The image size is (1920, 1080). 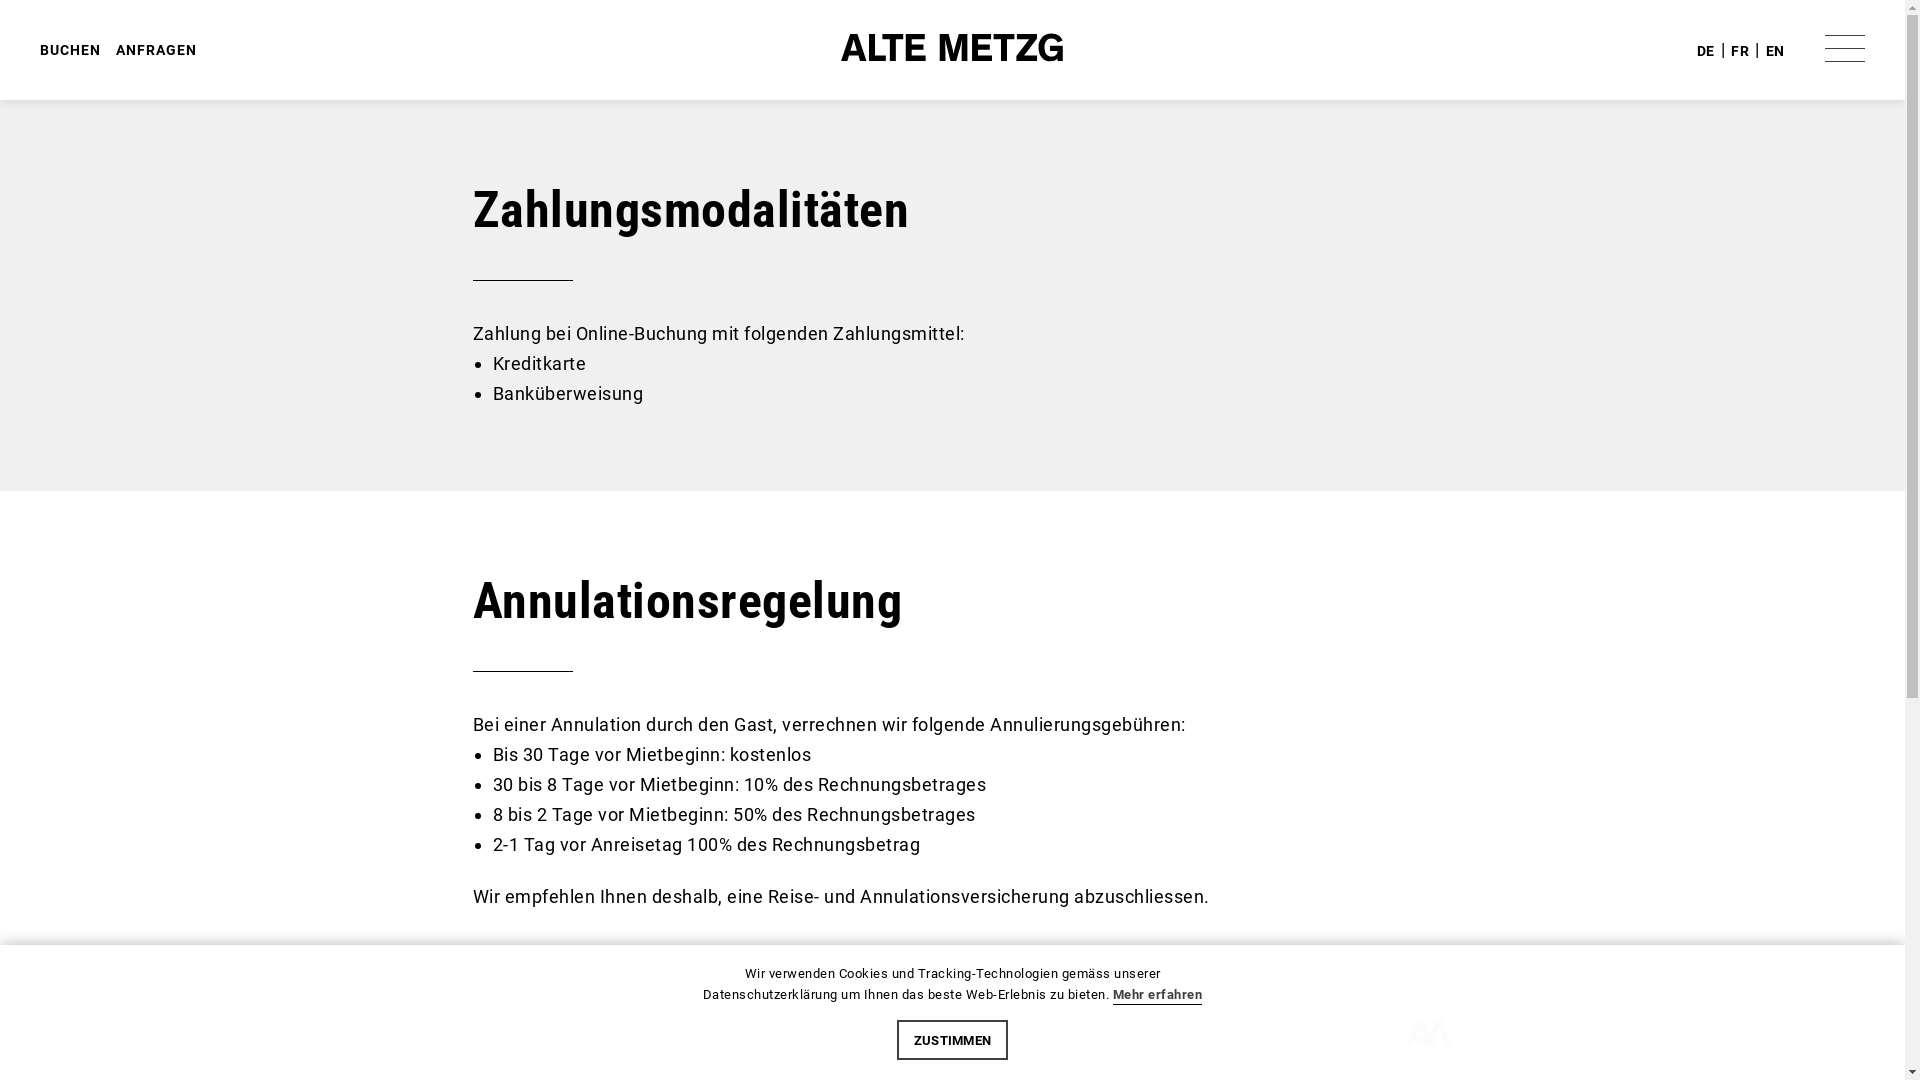 I want to click on 'Mehr erfahren', so click(x=1157, y=995).